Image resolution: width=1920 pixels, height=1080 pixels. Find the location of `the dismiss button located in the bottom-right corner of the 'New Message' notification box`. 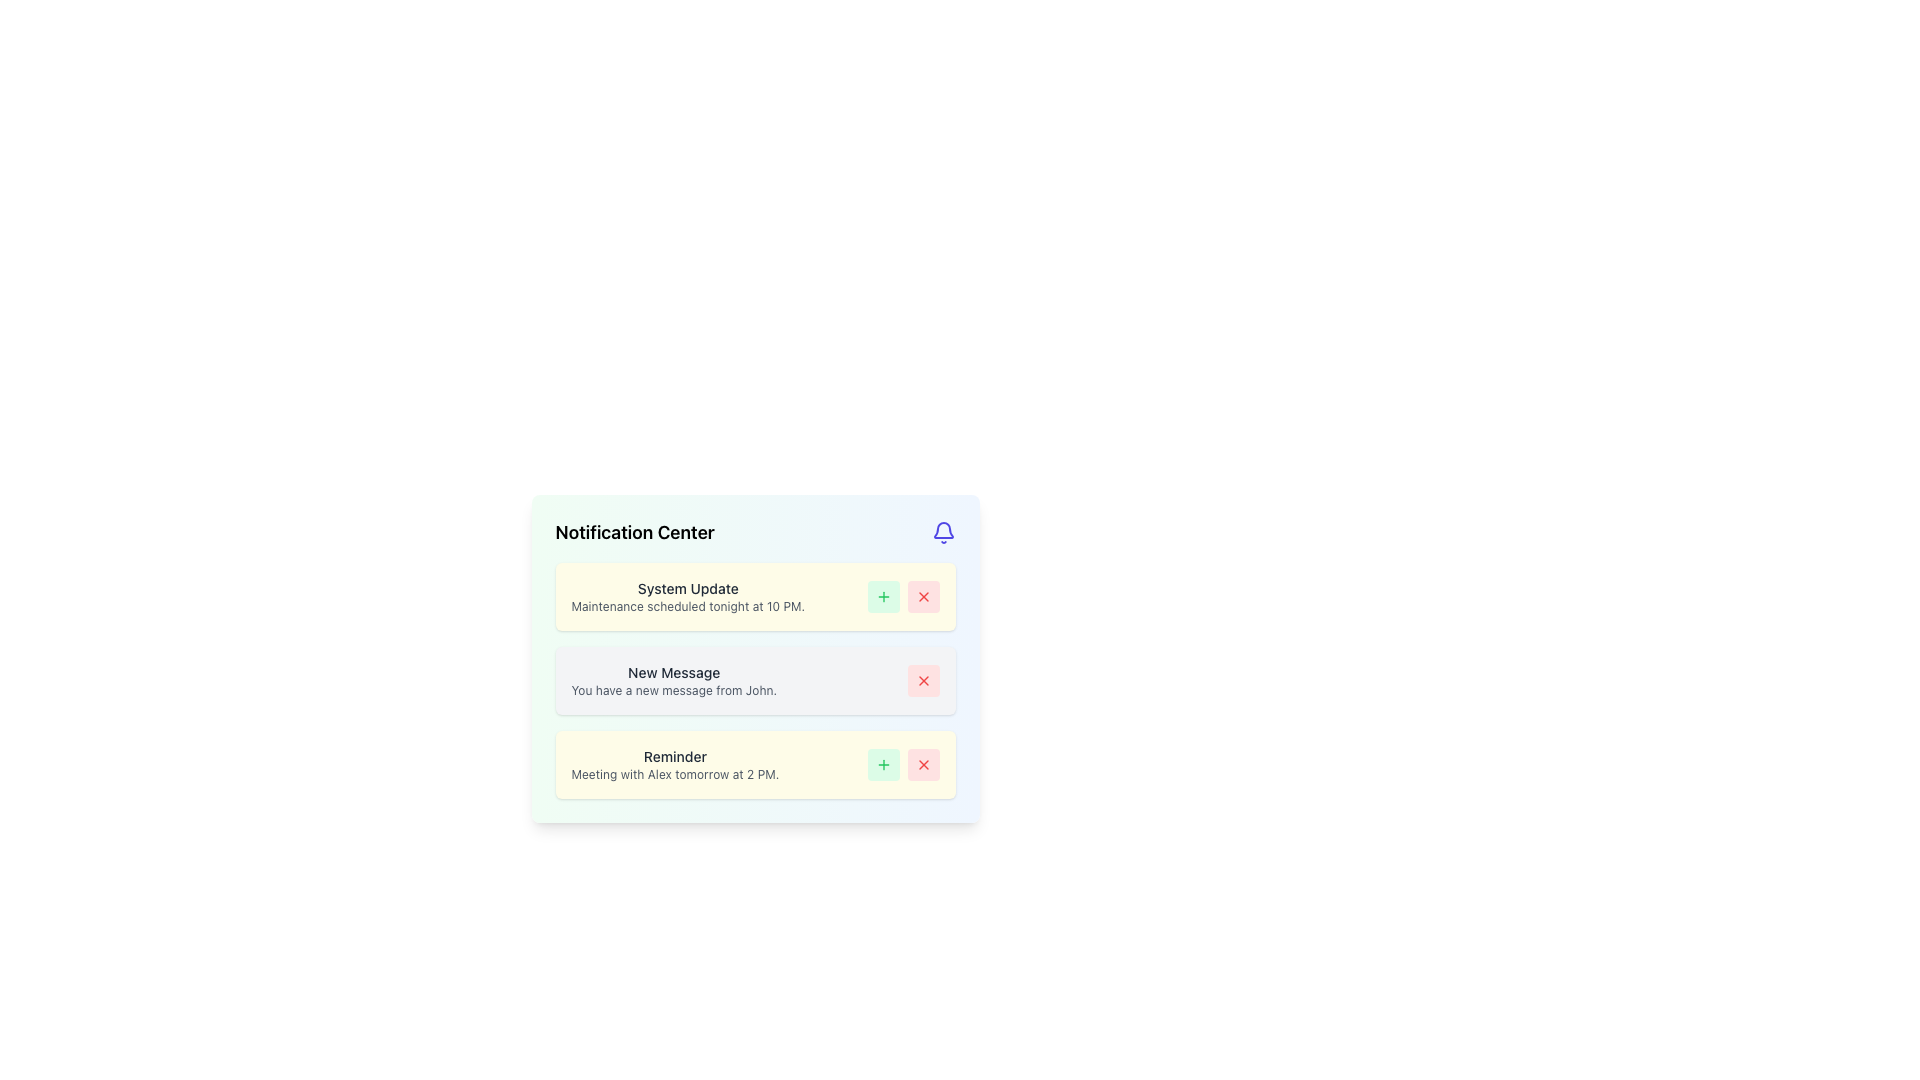

the dismiss button located in the bottom-right corner of the 'New Message' notification box is located at coordinates (922, 680).